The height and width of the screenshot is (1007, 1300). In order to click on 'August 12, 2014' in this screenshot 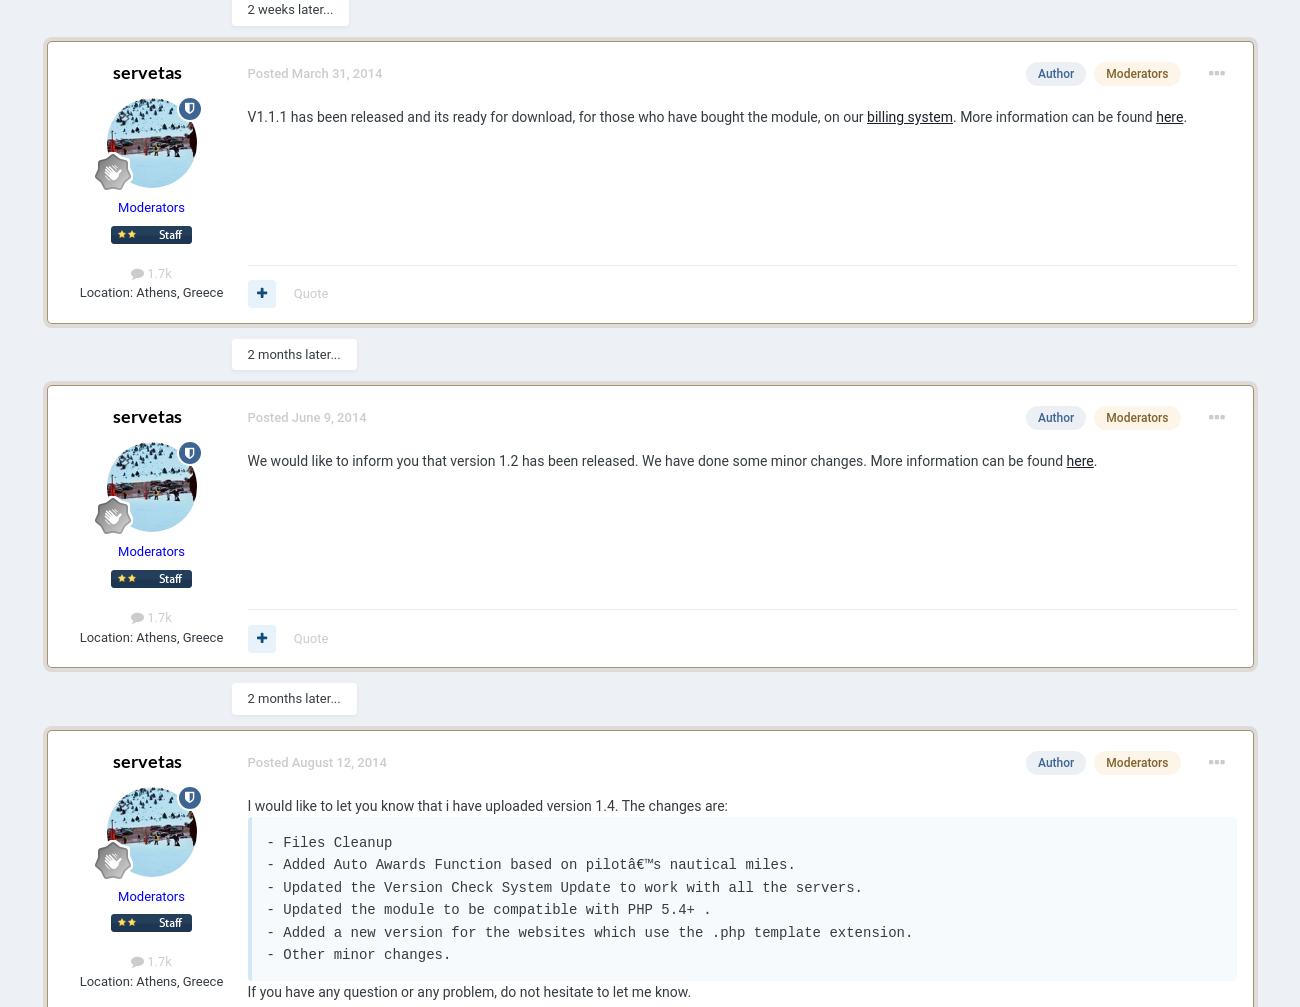, I will do `click(337, 760)`.